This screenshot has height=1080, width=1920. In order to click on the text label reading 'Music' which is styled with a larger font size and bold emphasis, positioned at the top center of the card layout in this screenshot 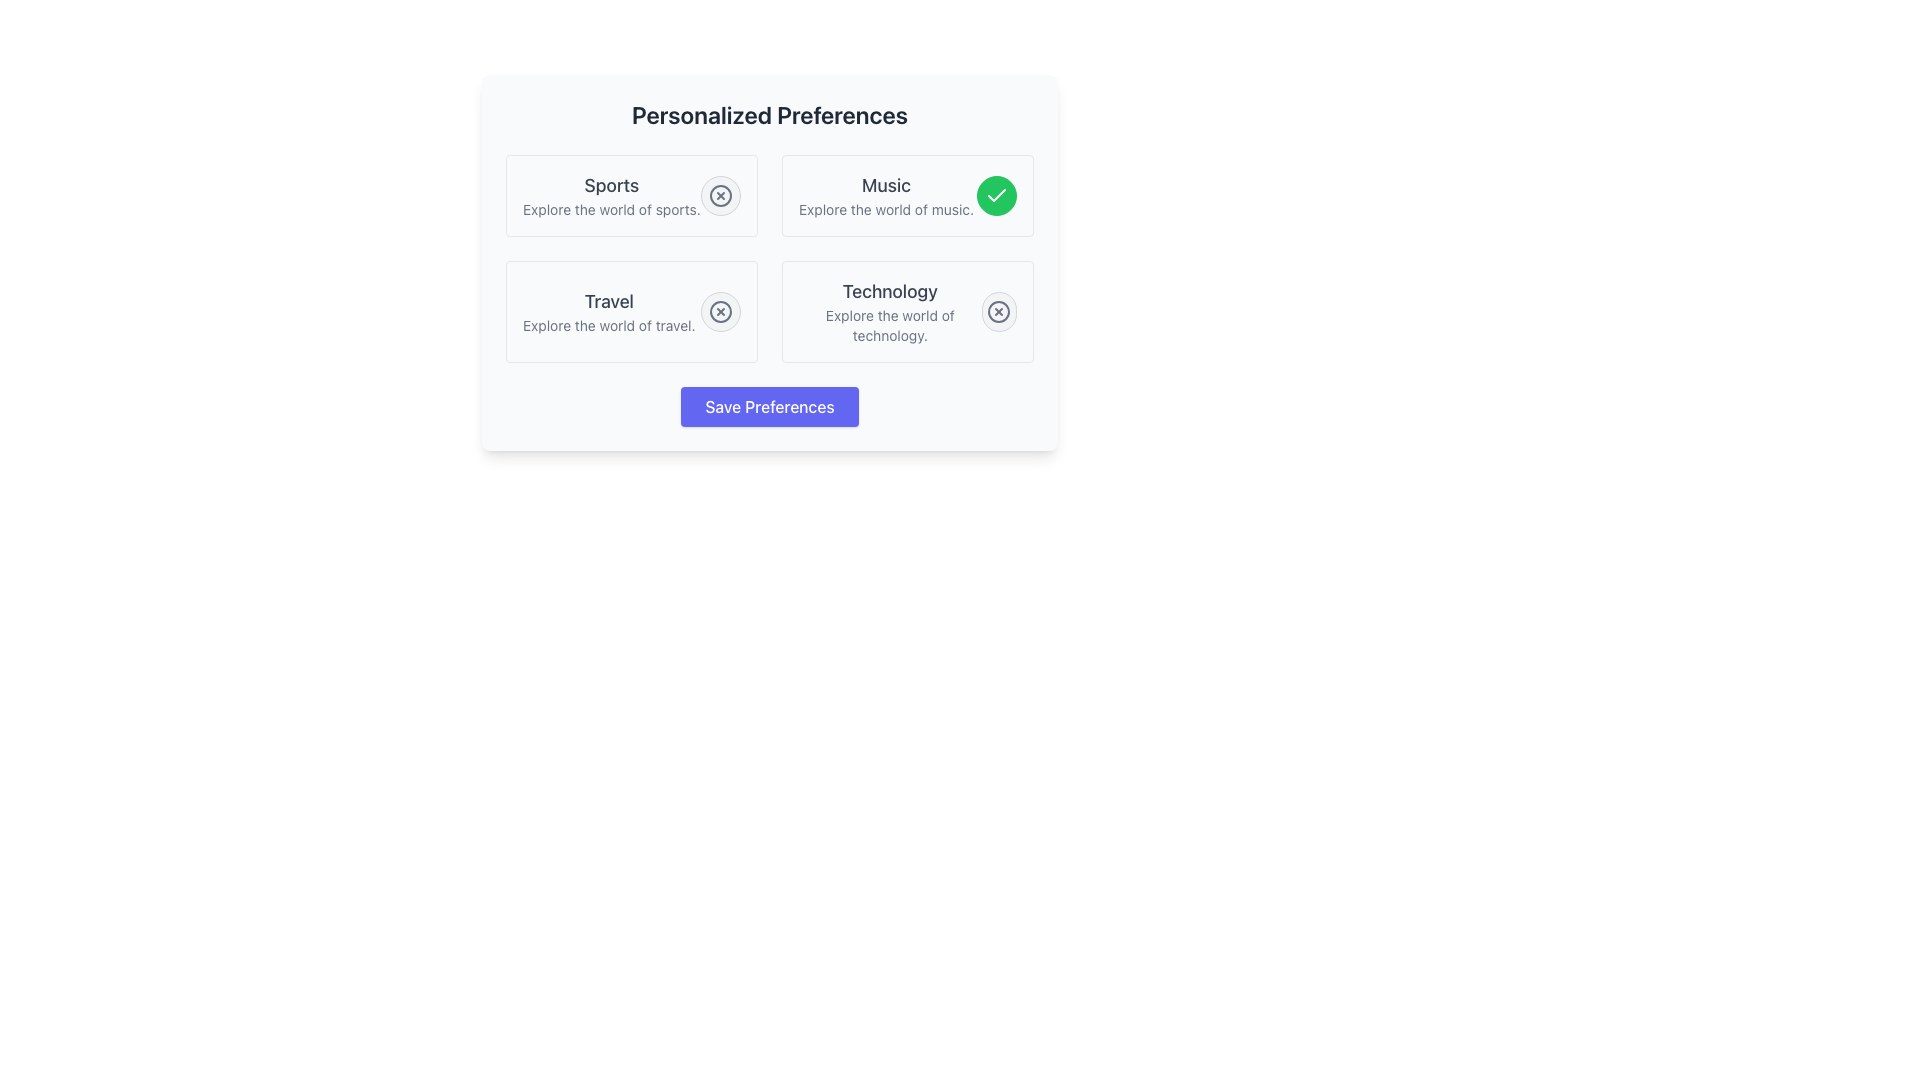, I will do `click(885, 185)`.